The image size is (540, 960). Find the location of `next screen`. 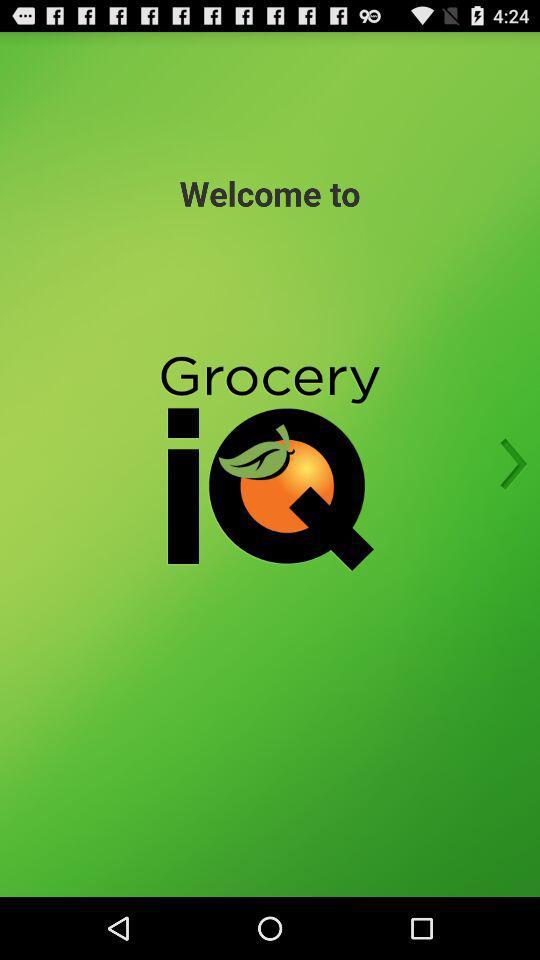

next screen is located at coordinates (507, 464).